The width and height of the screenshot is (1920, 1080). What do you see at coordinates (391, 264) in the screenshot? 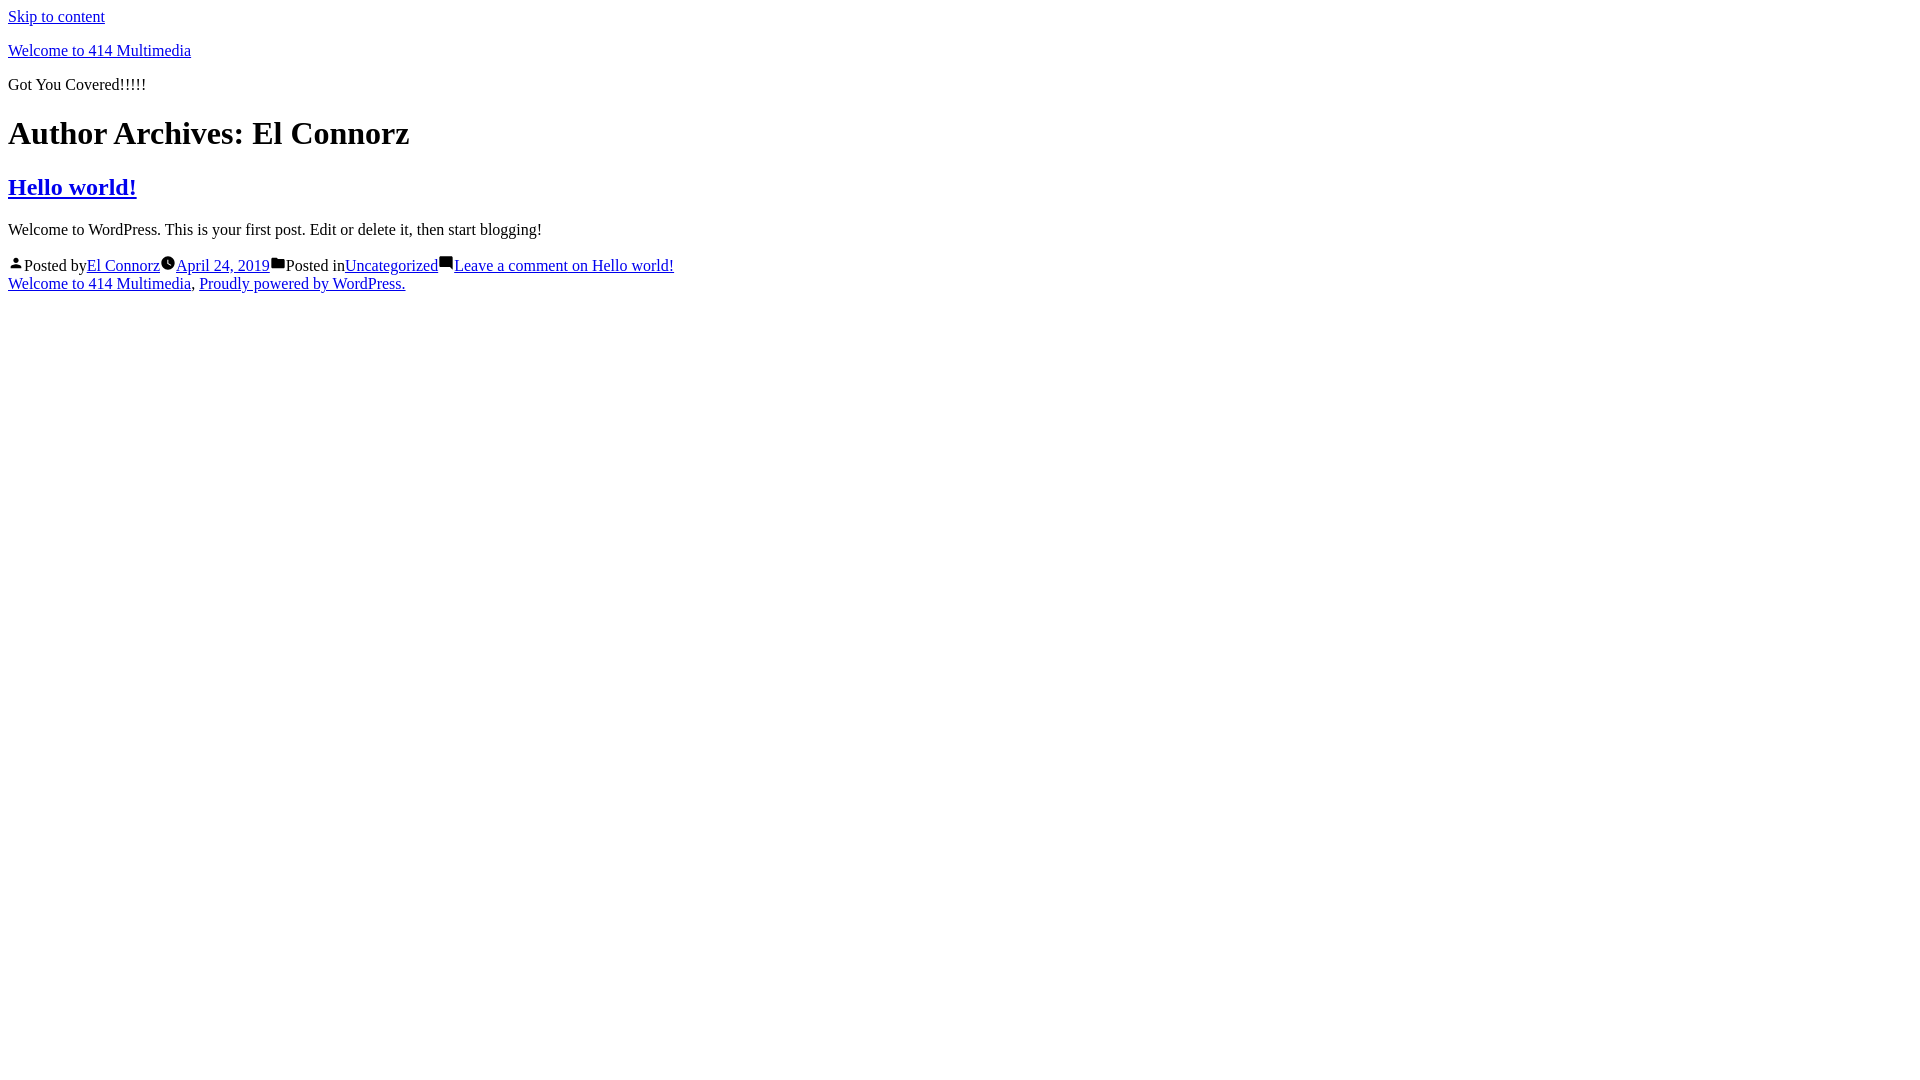
I see `'Uncategorized'` at bounding box center [391, 264].